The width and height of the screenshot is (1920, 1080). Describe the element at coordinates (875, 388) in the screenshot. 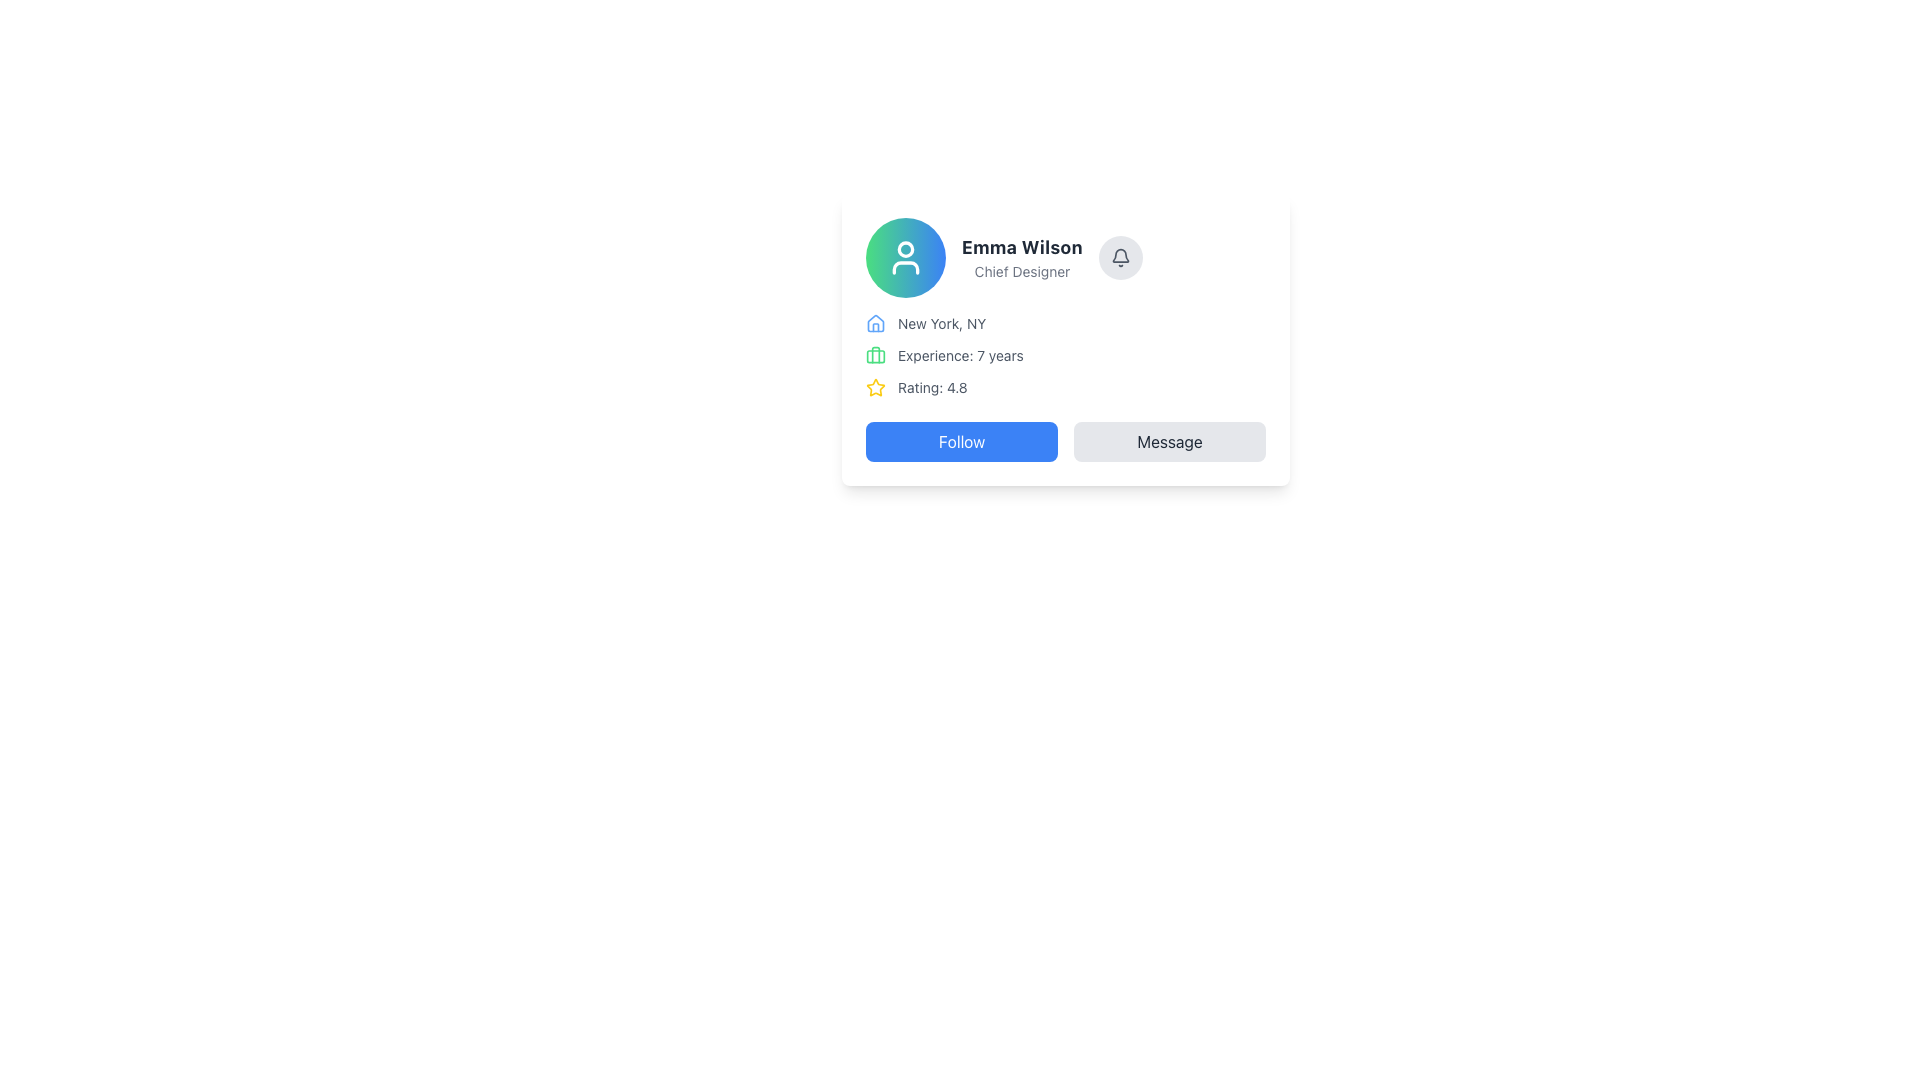

I see `the yellow star icon with a hollow center, which is positioned before the rating score 'Rating: 4.8'` at that location.